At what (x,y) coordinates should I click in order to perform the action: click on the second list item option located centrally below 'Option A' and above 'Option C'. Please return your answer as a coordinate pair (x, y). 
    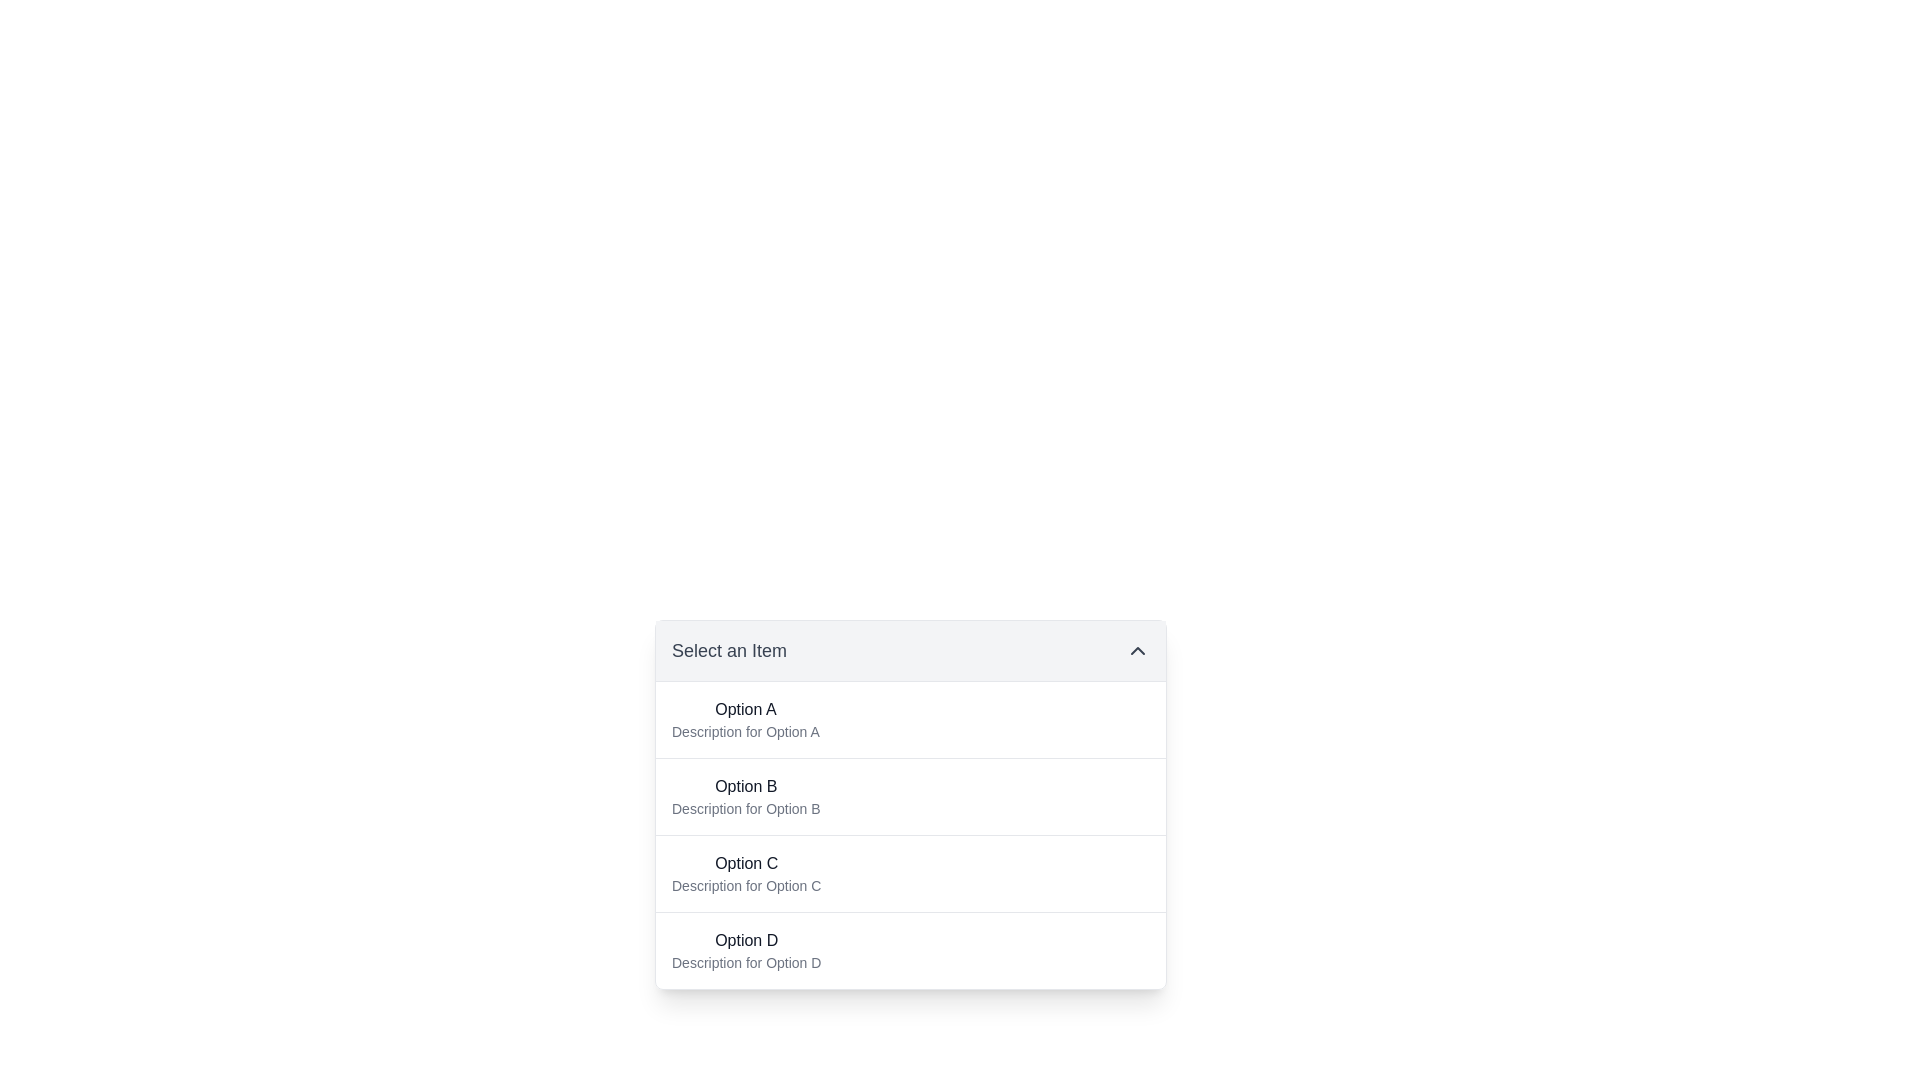
    Looking at the image, I should click on (745, 796).